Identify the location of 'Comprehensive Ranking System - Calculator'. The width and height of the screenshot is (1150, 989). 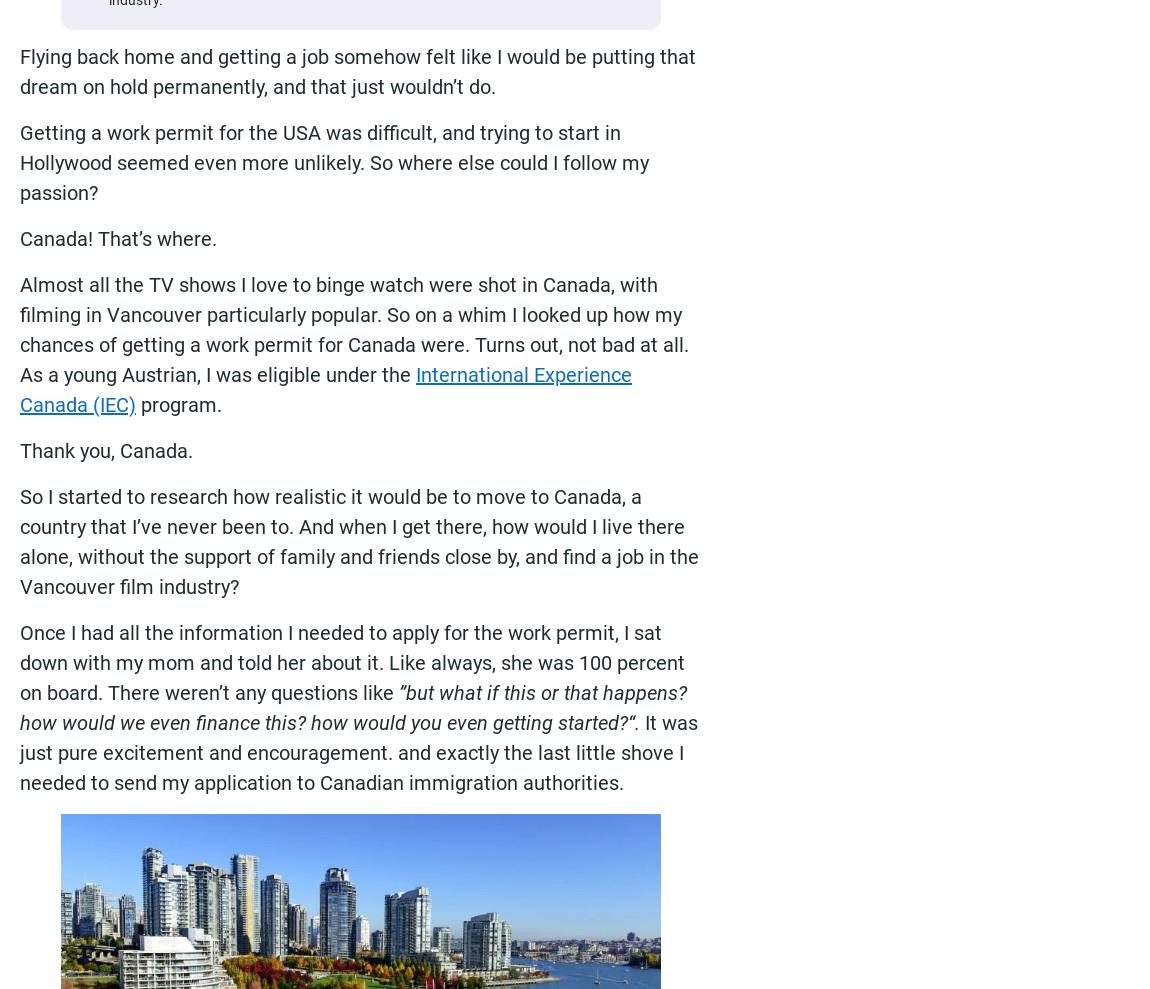
(160, 890).